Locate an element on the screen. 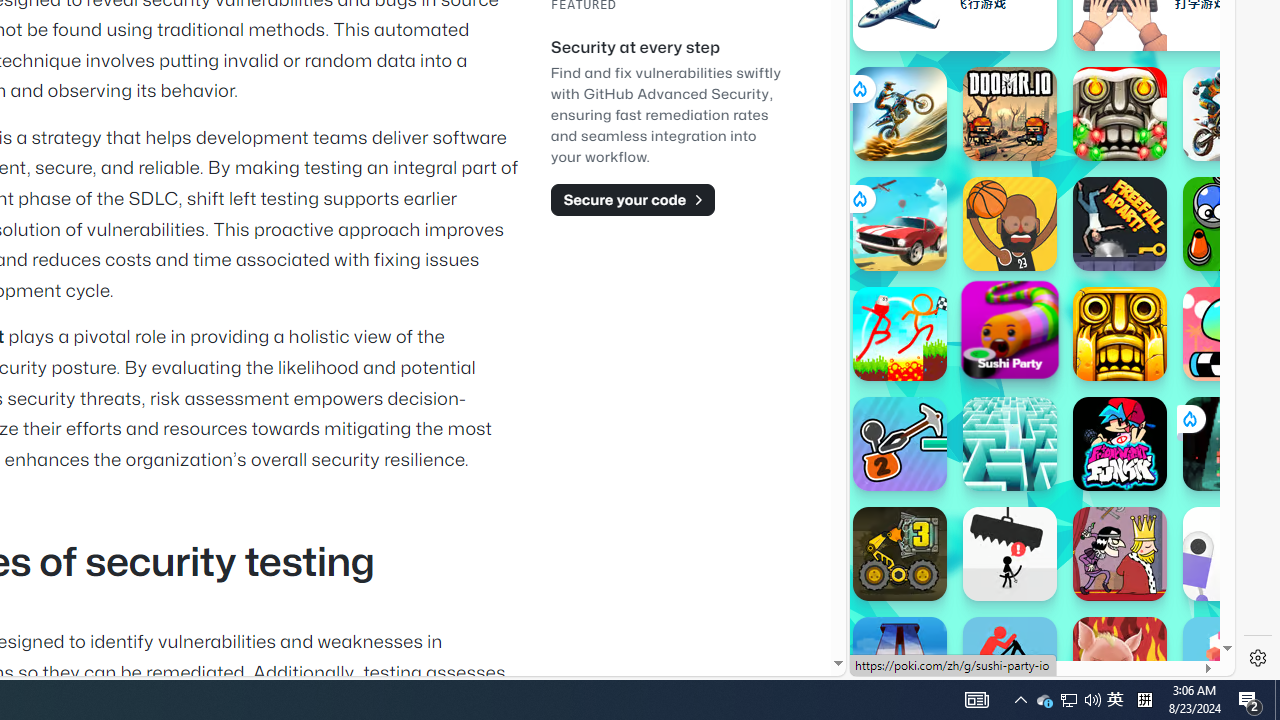  'Secure your code' is located at coordinates (631, 199).